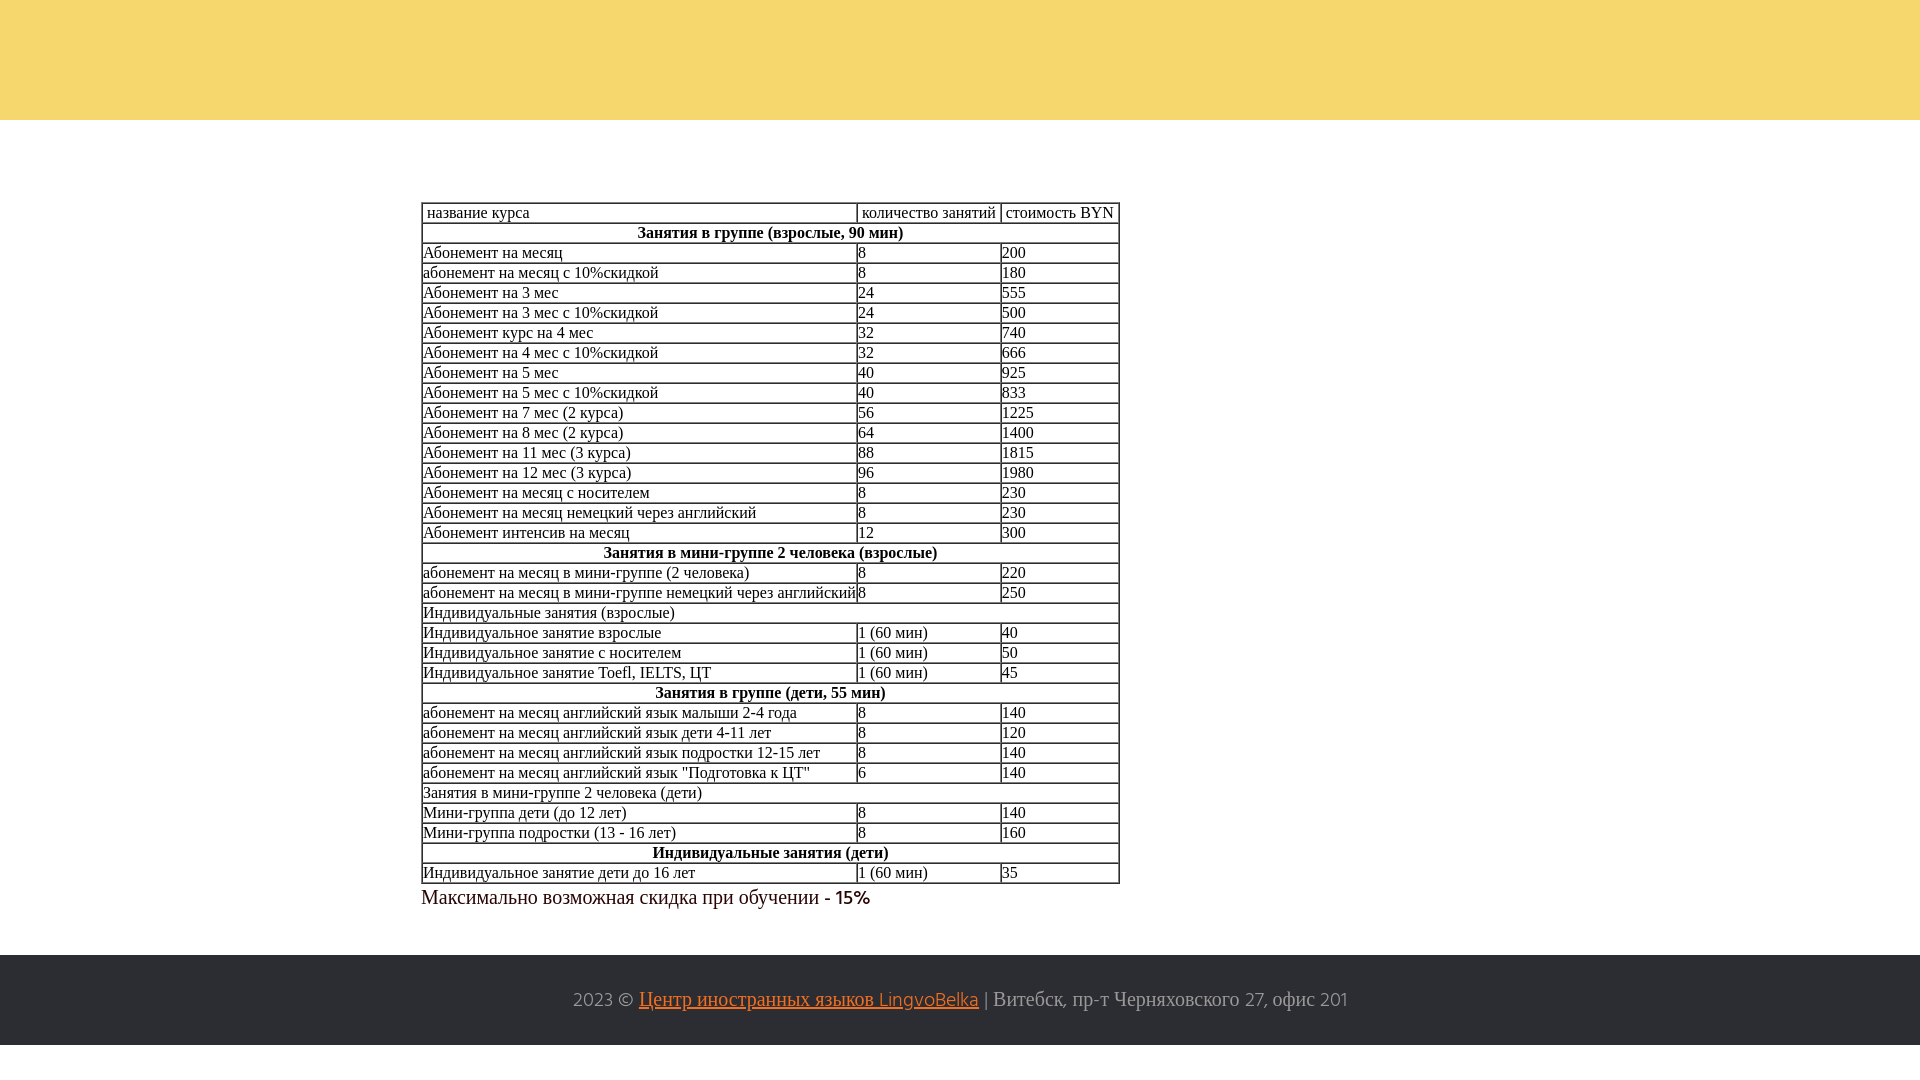 This screenshot has width=1920, height=1080. Describe the element at coordinates (960, 59) in the screenshot. I see `'leon-logo'` at that location.